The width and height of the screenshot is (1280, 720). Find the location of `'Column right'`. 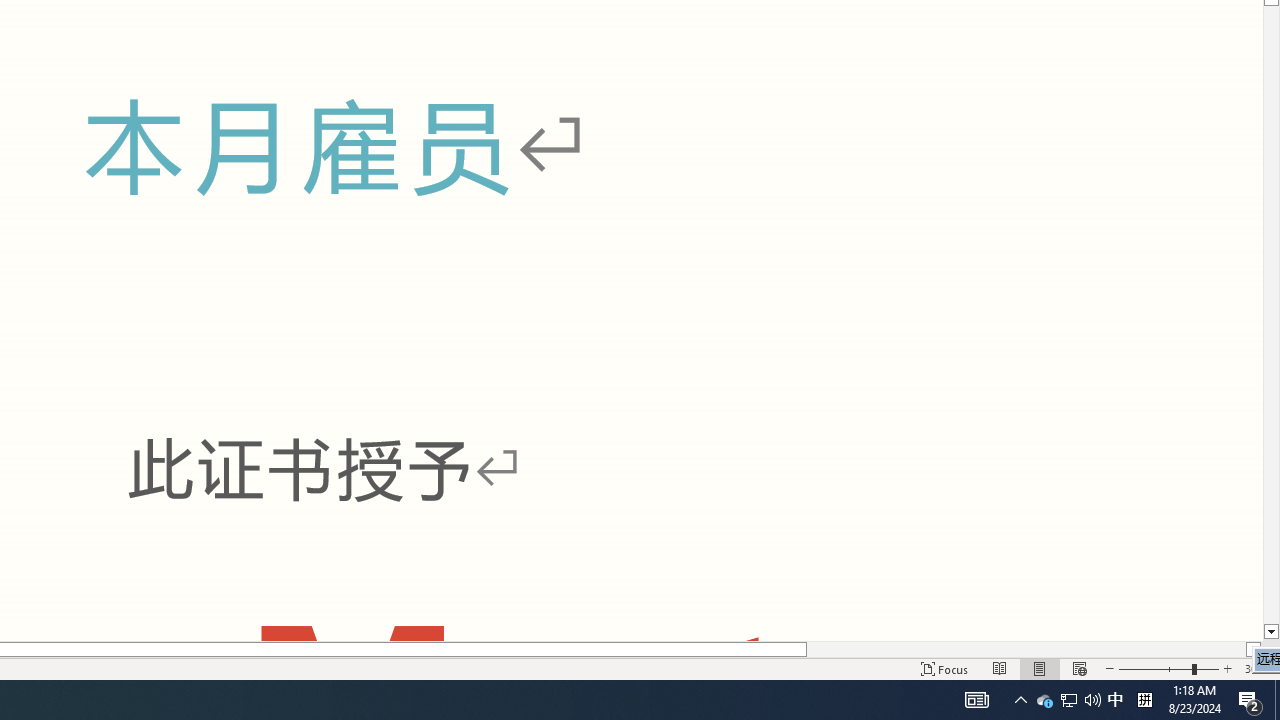

'Column right' is located at coordinates (1253, 649).